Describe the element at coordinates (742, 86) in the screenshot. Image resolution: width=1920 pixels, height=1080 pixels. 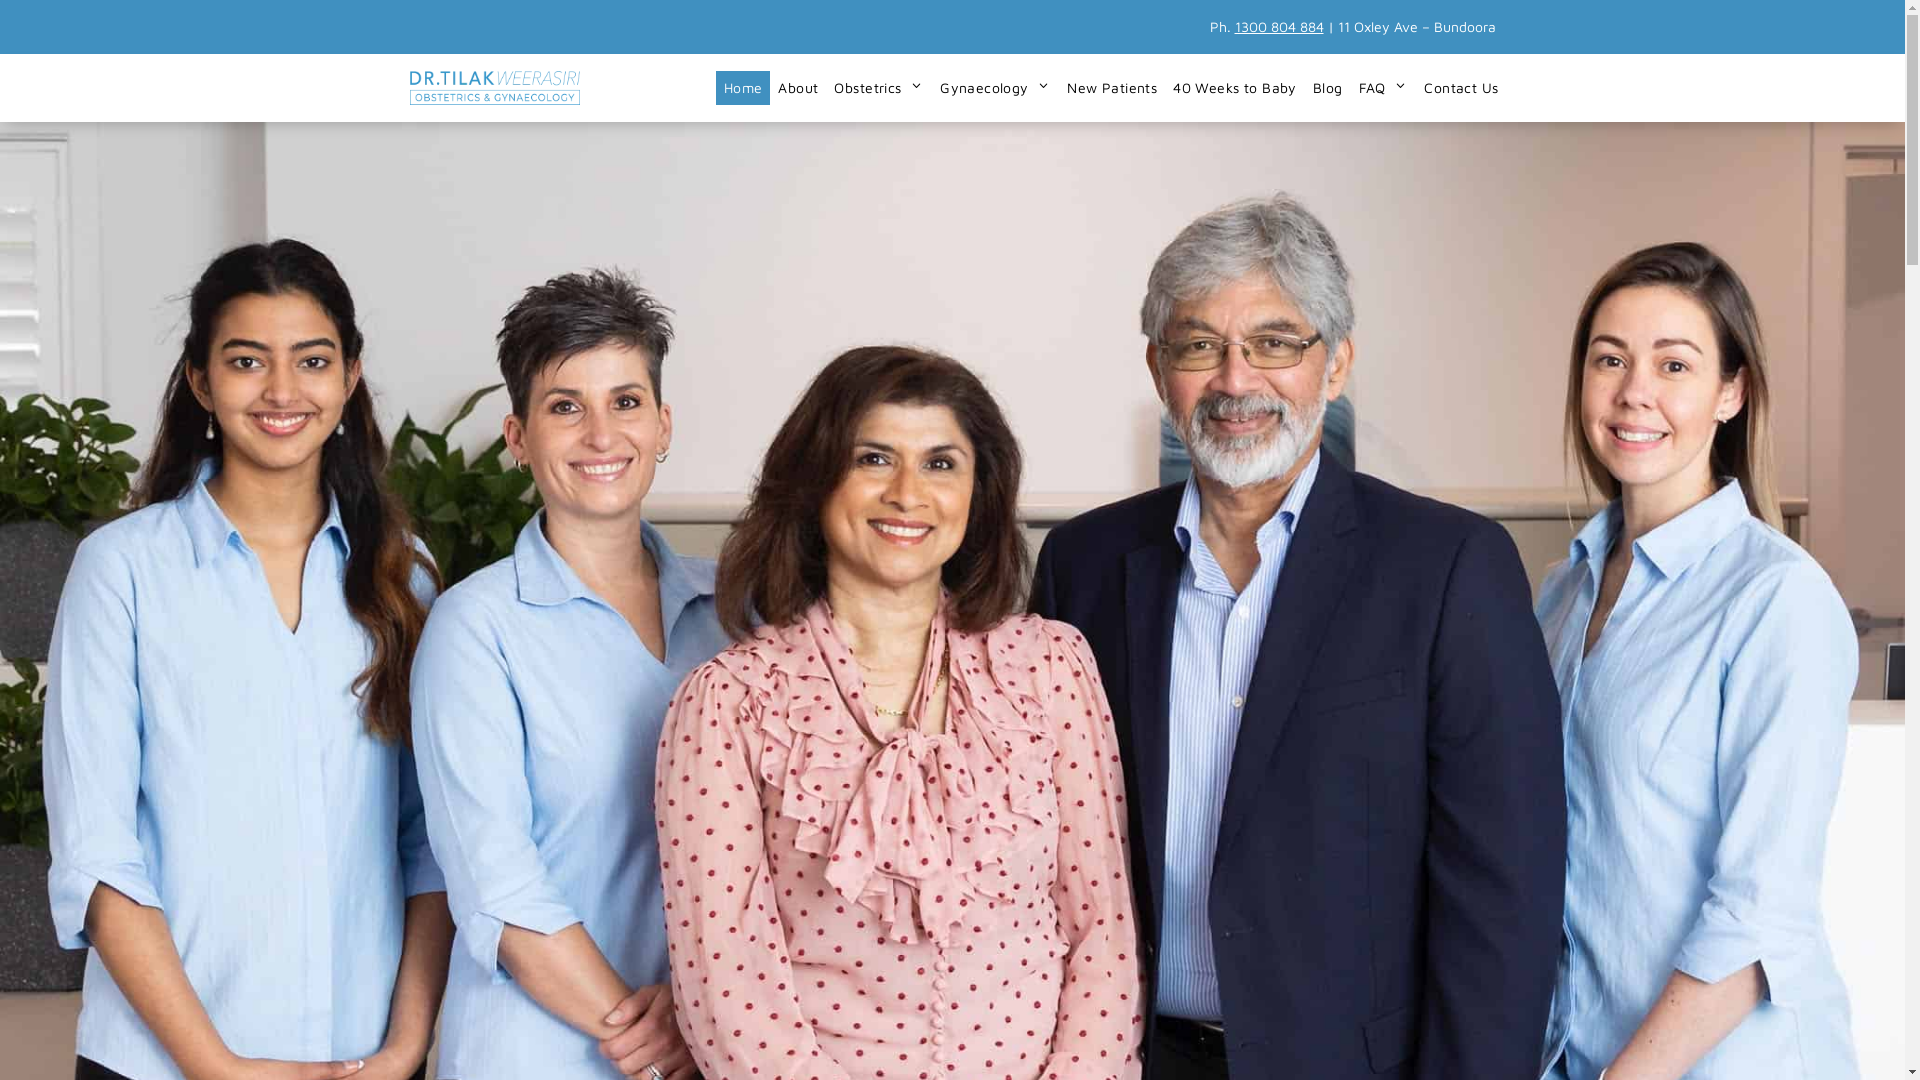
I see `'Home'` at that location.